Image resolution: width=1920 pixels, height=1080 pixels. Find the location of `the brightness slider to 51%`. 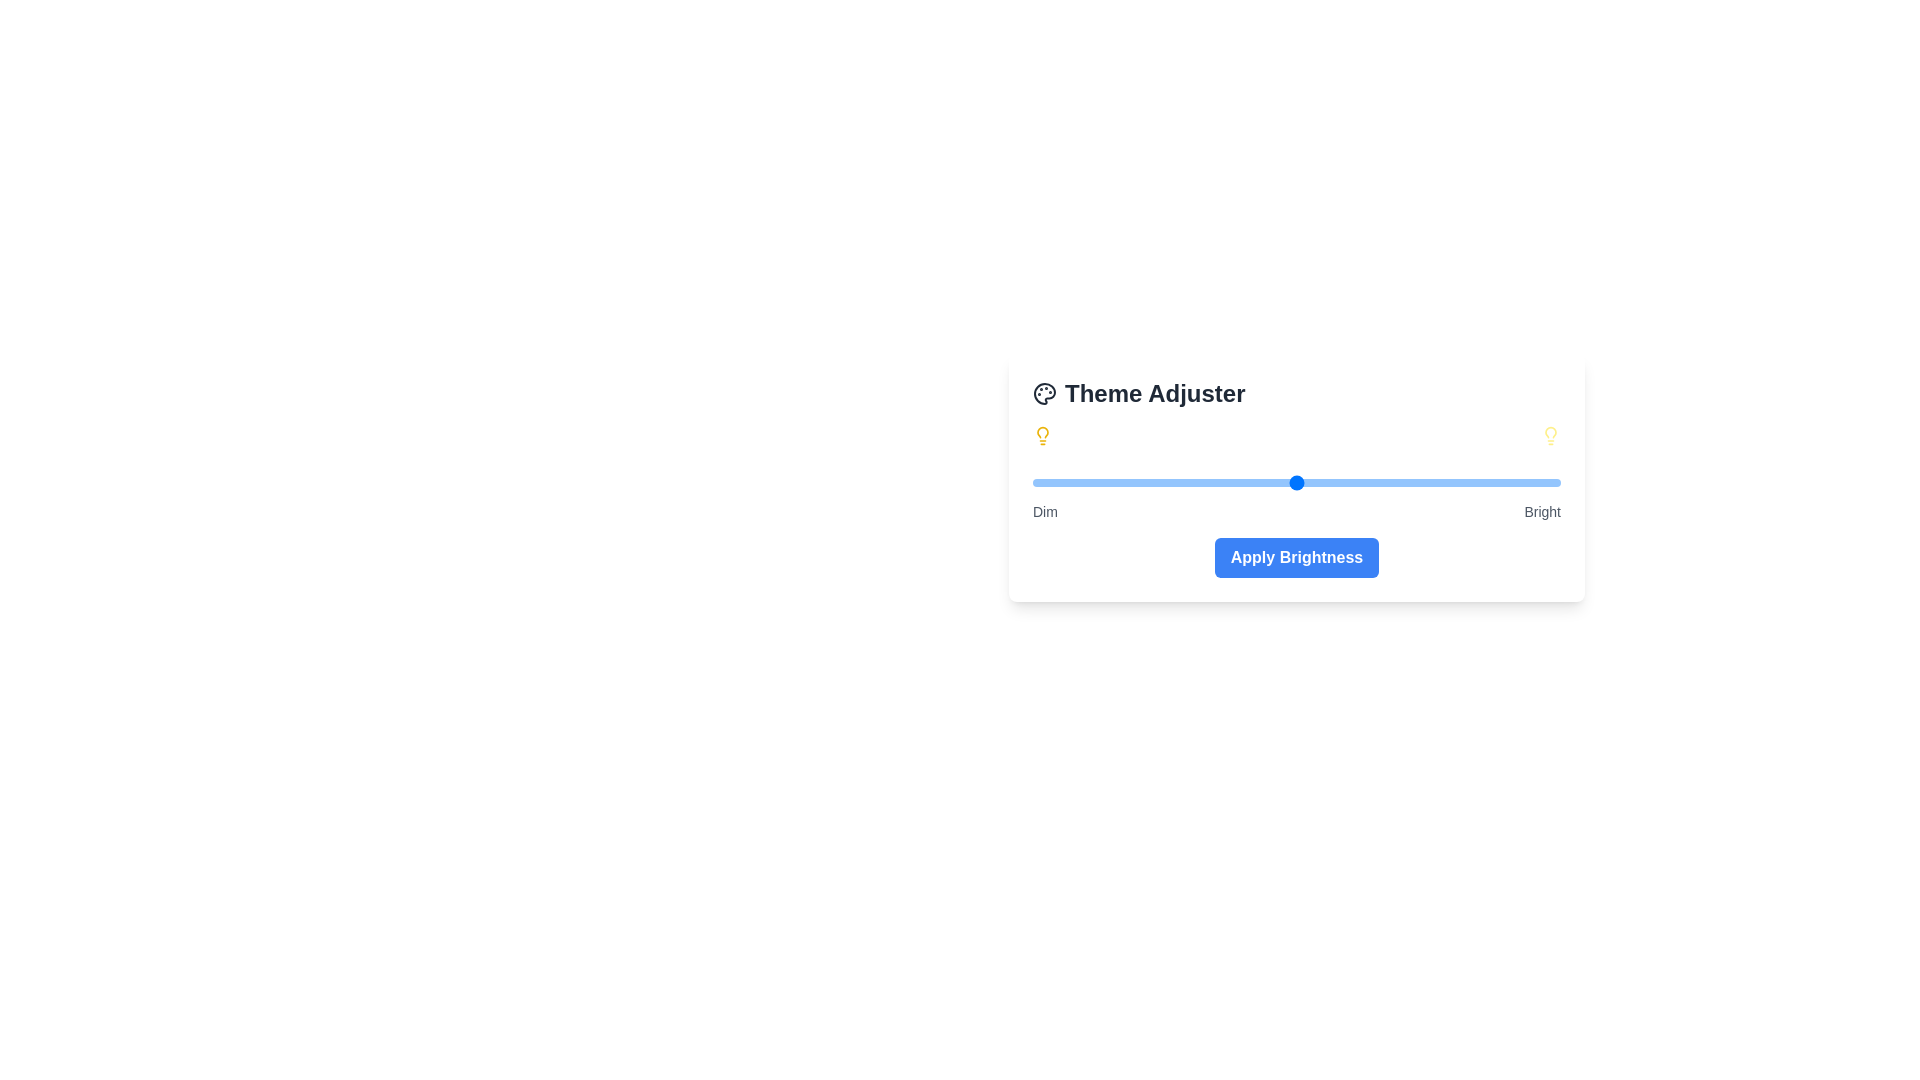

the brightness slider to 51% is located at coordinates (1302, 482).